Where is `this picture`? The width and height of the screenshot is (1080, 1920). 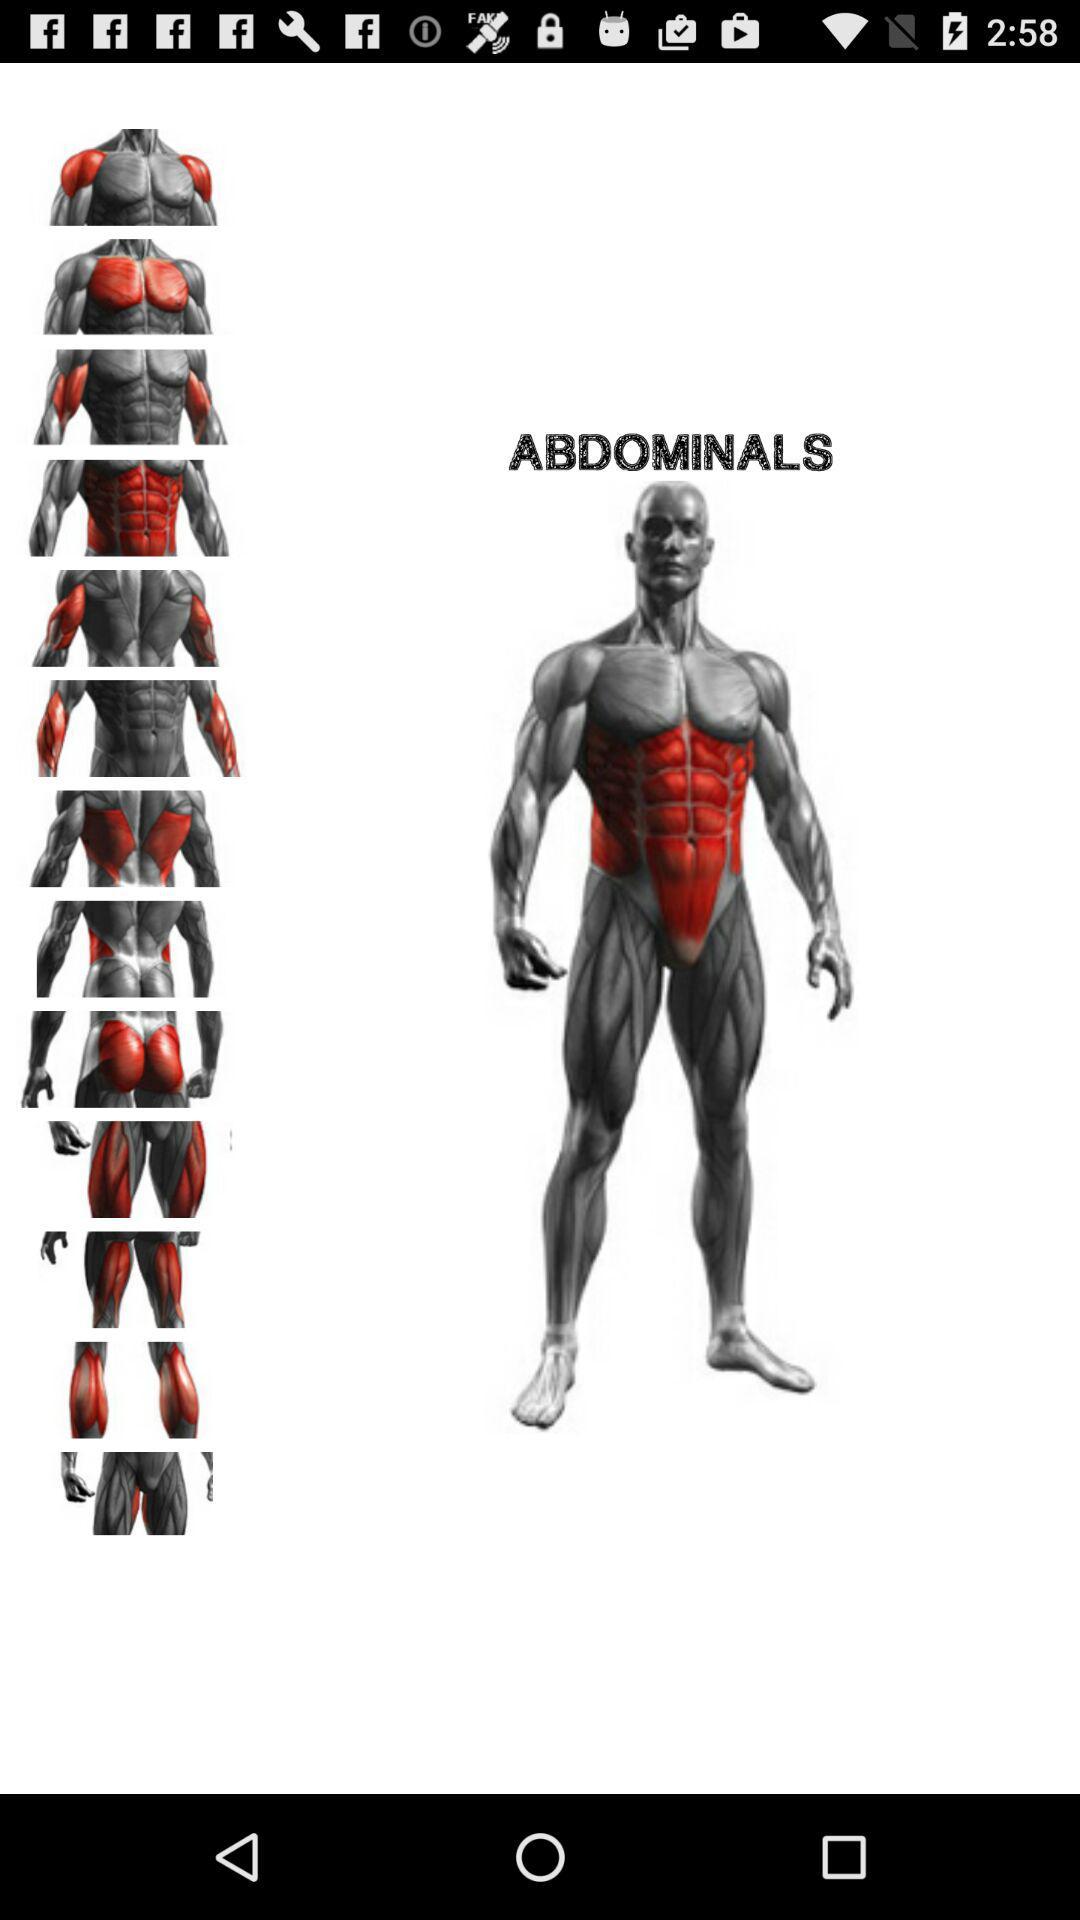 this picture is located at coordinates (131, 941).